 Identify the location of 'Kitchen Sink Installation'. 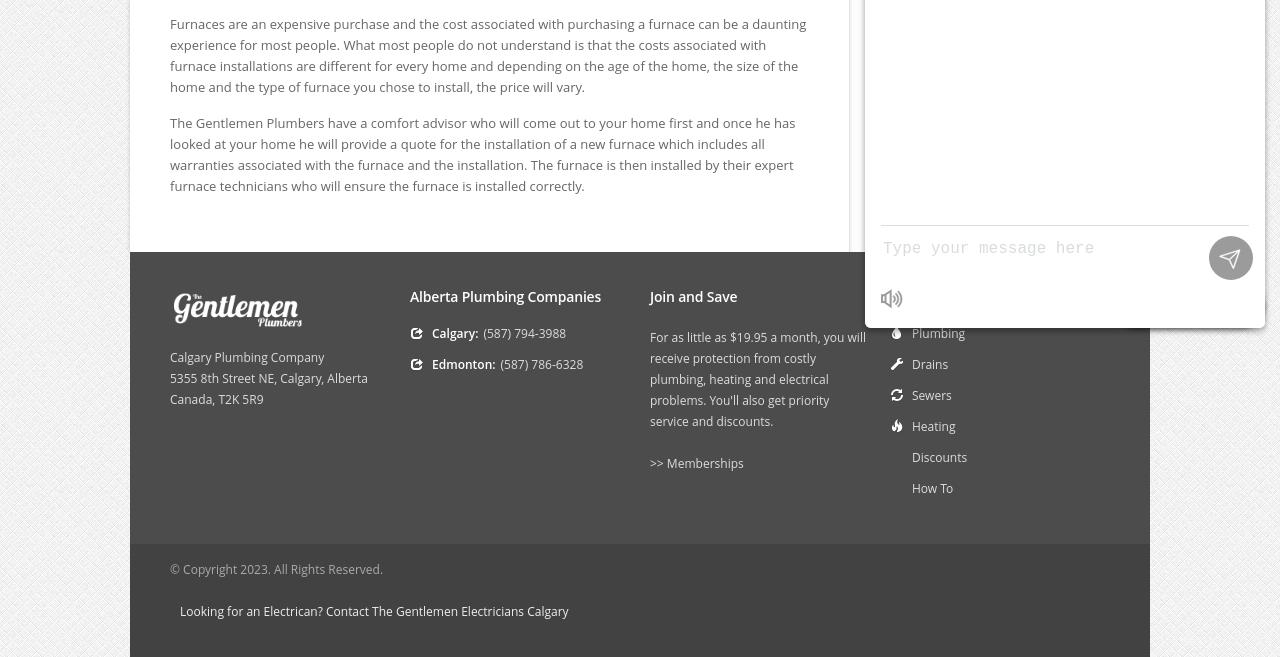
(973, 112).